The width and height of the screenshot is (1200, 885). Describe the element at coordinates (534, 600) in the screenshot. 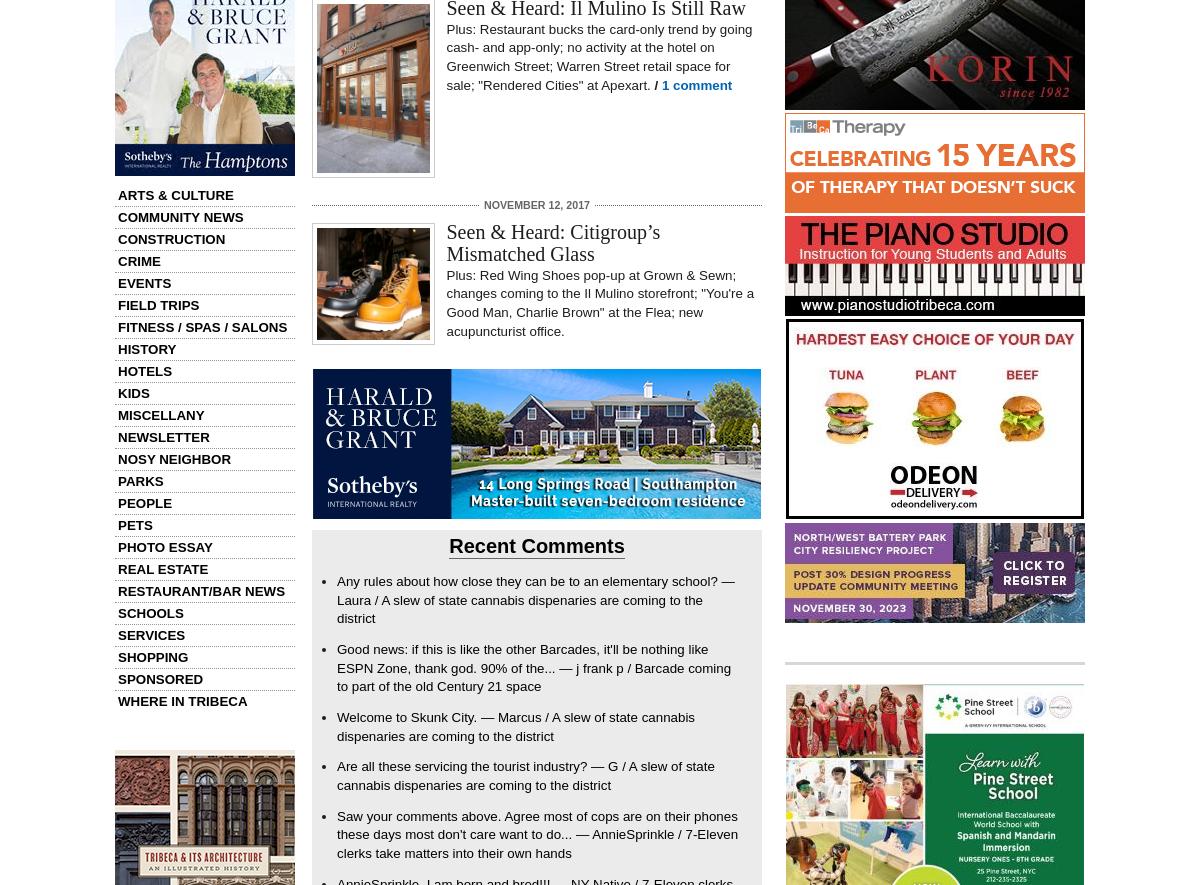

I see `'Any rules about how close they can be to an elementary school?  — Laura / A slew of state cannabis dispenaries are coming to the district'` at that location.